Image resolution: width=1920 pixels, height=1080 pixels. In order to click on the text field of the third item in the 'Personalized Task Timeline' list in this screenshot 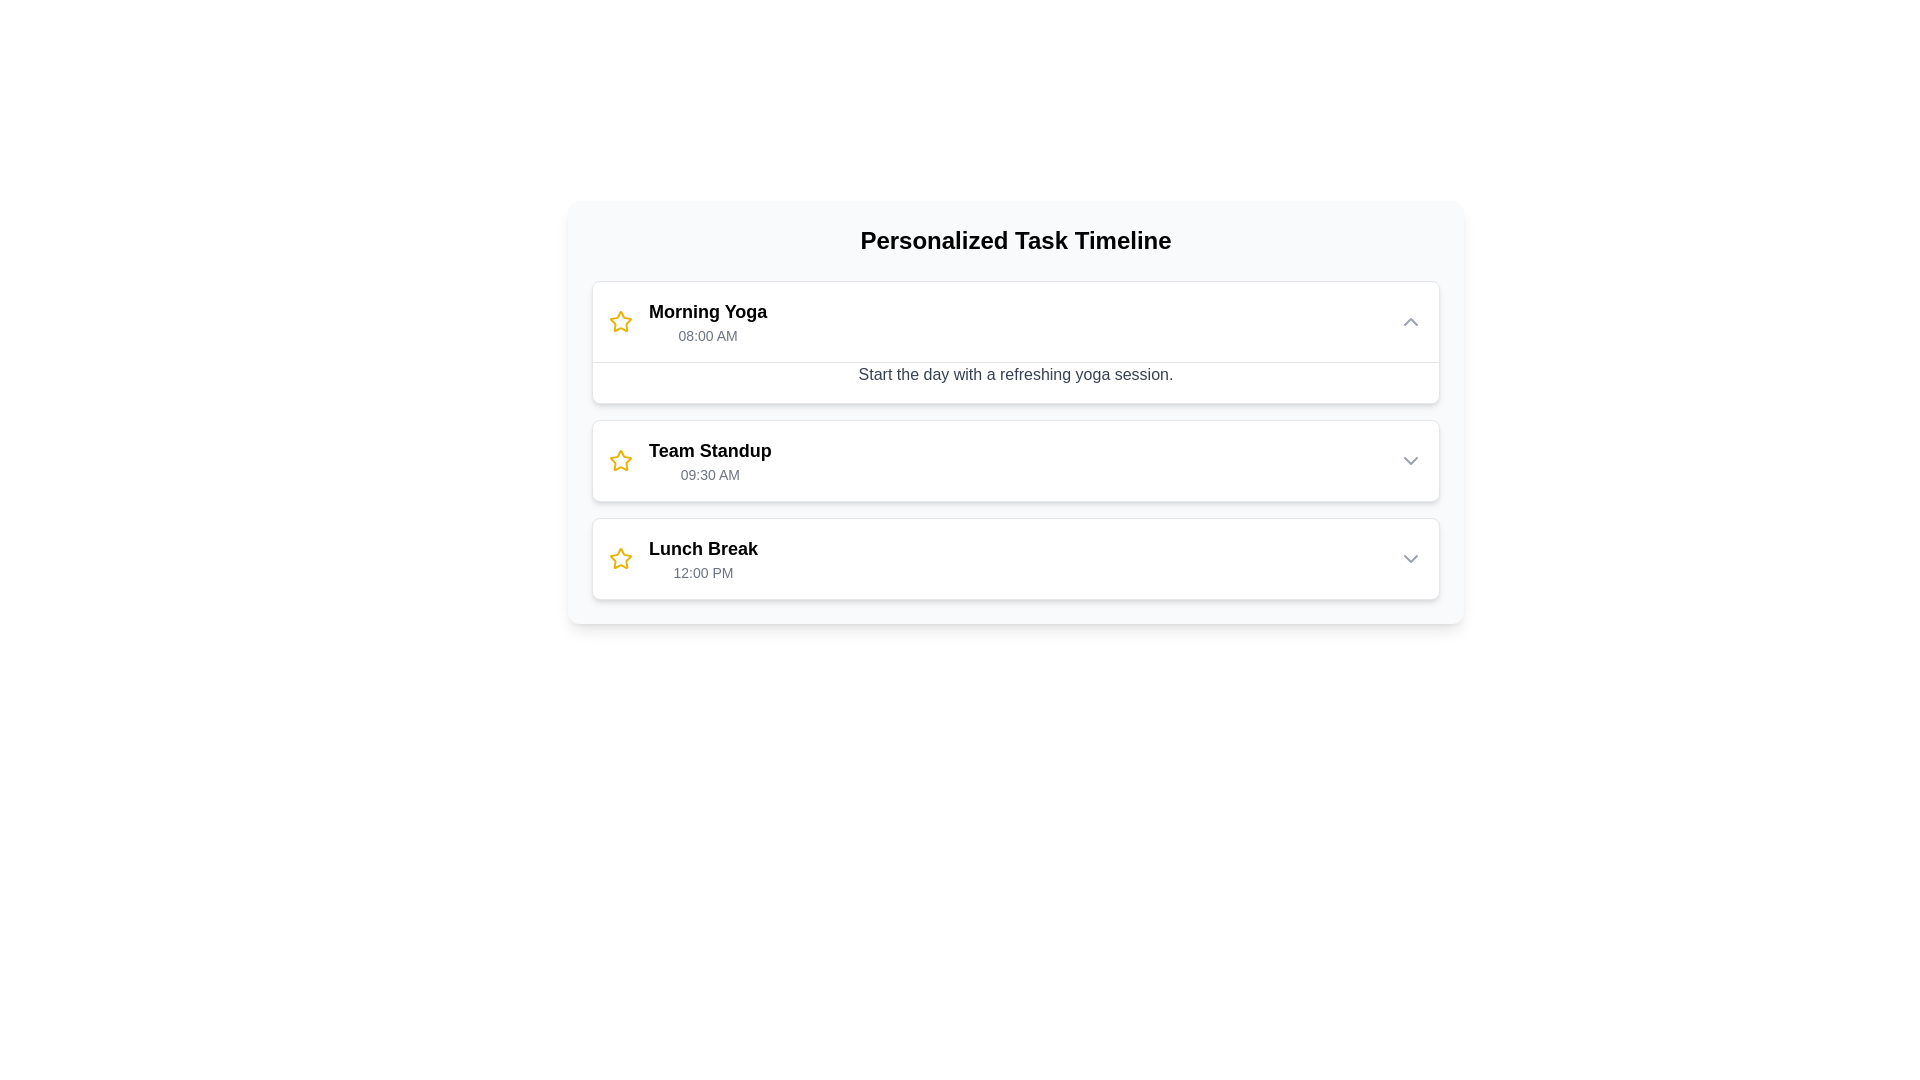, I will do `click(683, 559)`.